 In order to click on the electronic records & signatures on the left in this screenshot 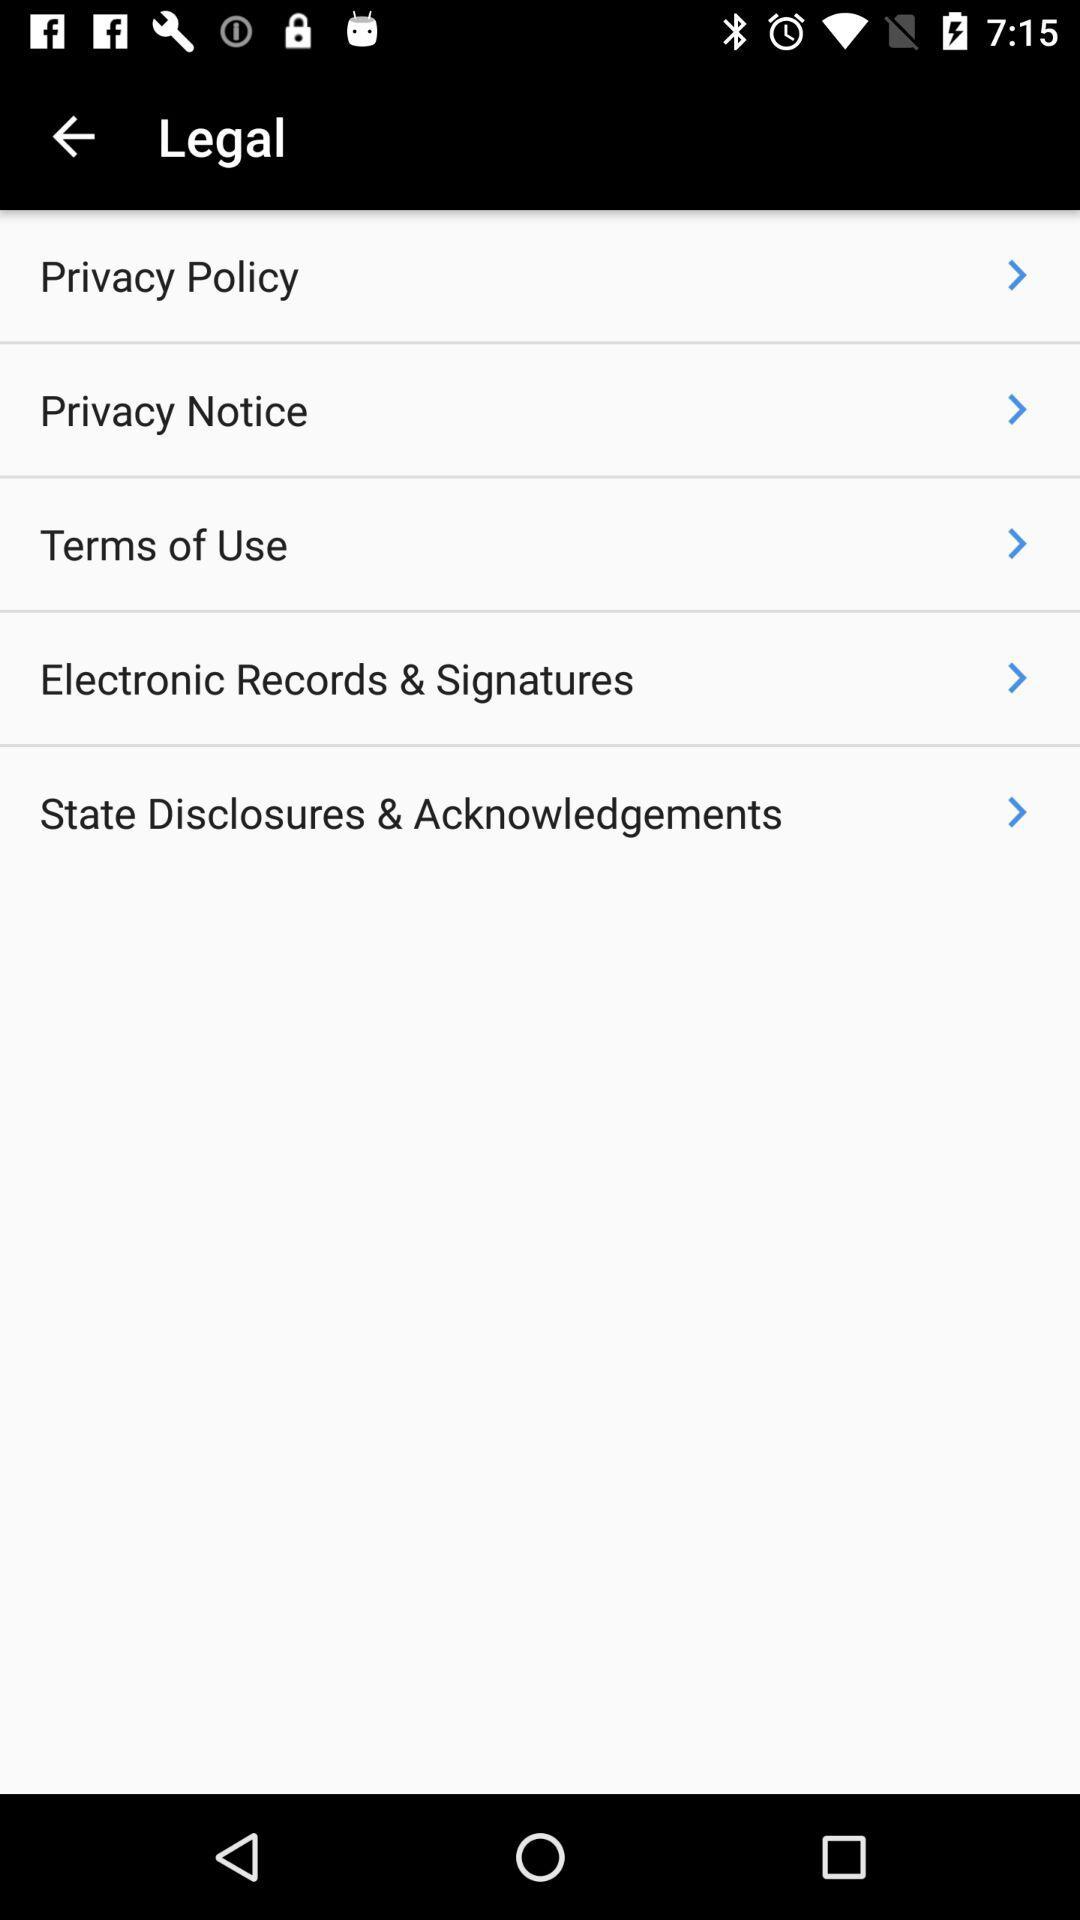, I will do `click(336, 678)`.